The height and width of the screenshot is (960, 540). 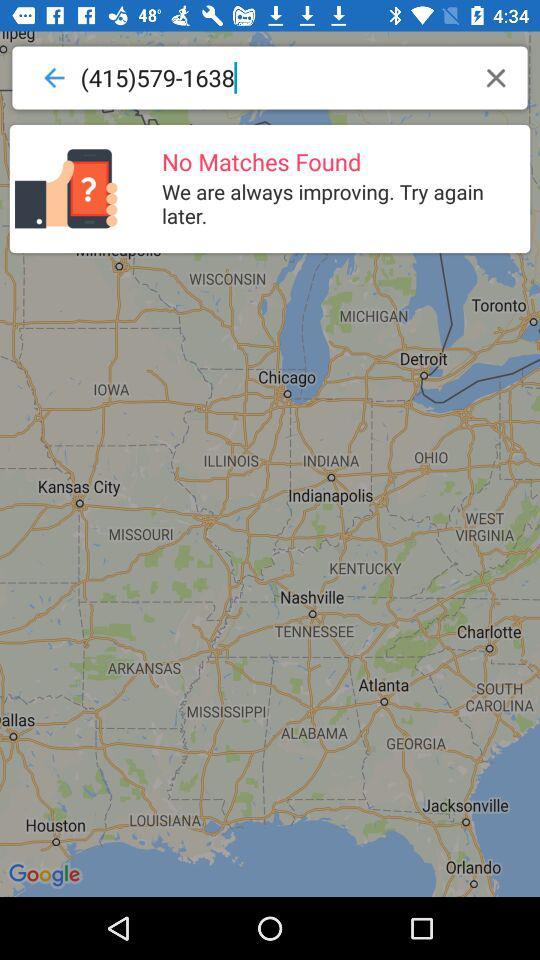 What do you see at coordinates (495, 77) in the screenshot?
I see `the item to the right of the (415)579-1638 item` at bounding box center [495, 77].